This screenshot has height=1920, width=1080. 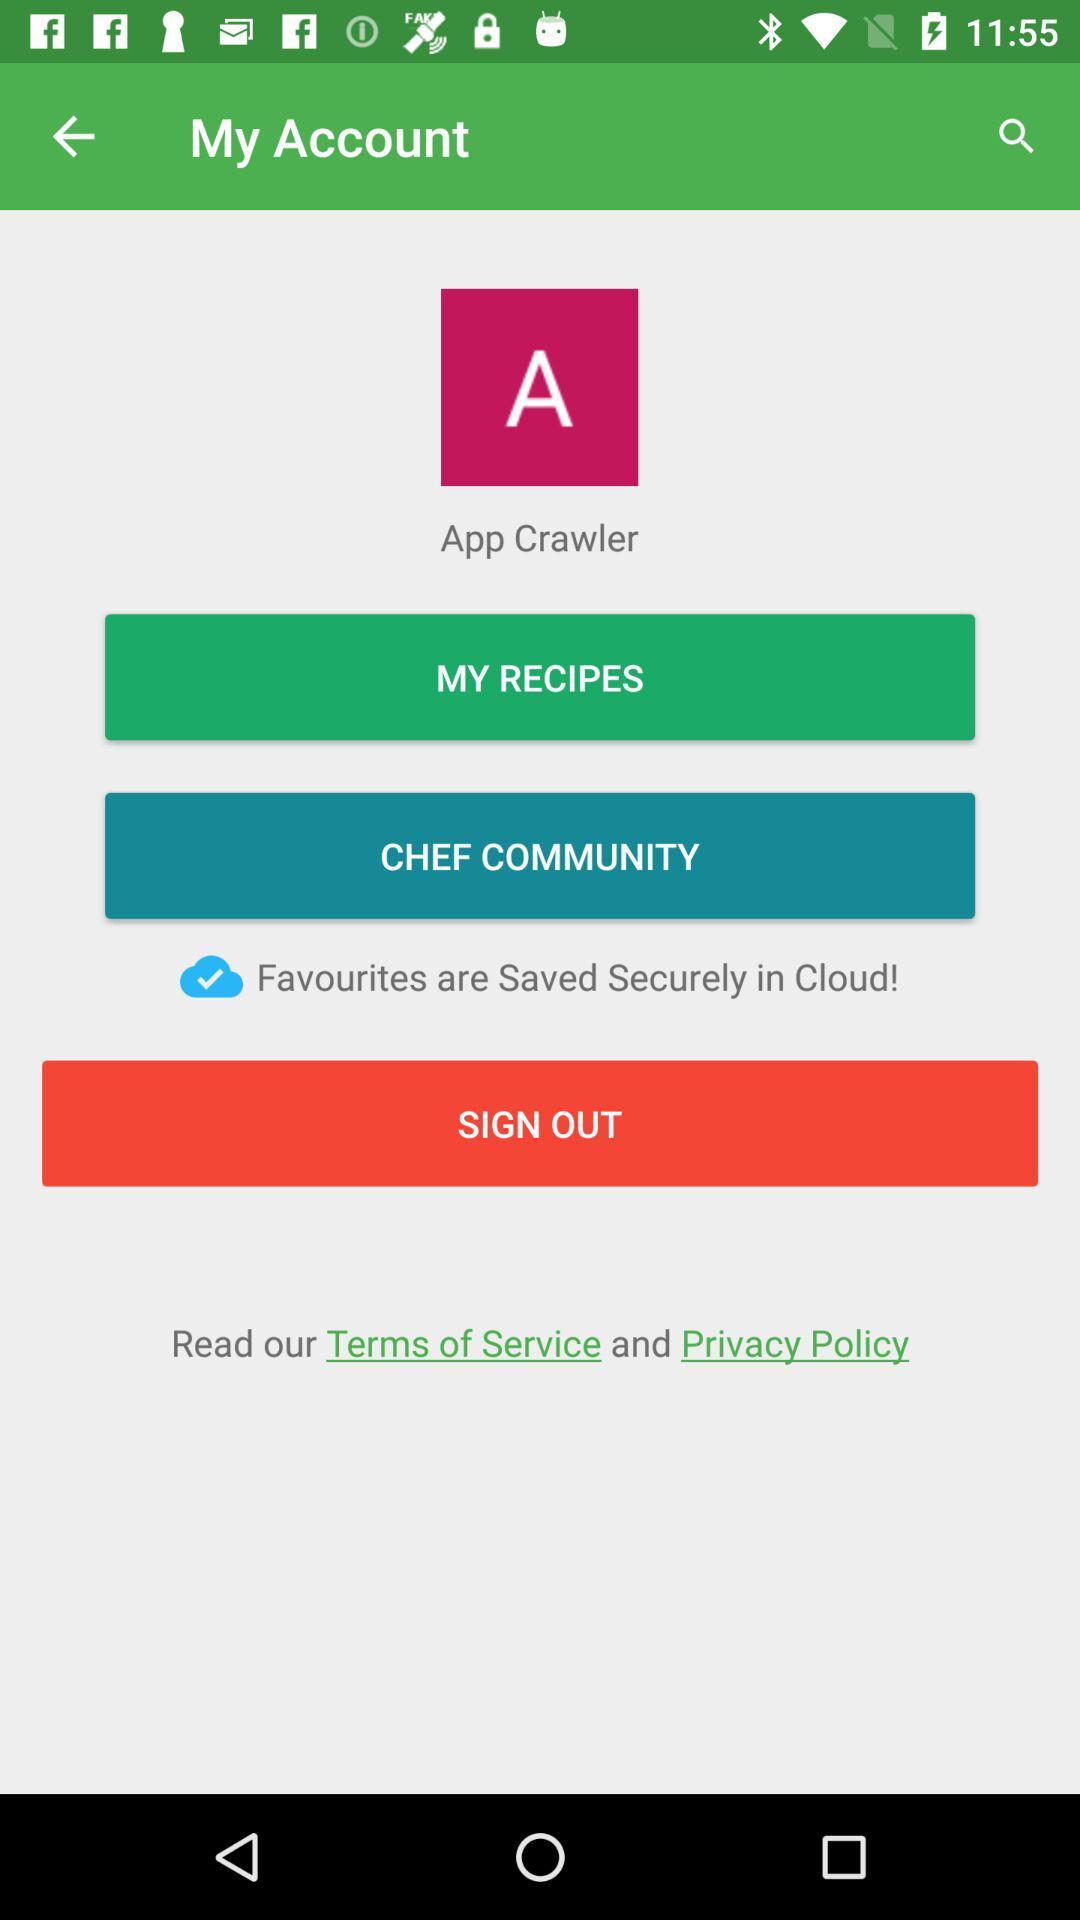 What do you see at coordinates (540, 1123) in the screenshot?
I see `sign out button` at bounding box center [540, 1123].